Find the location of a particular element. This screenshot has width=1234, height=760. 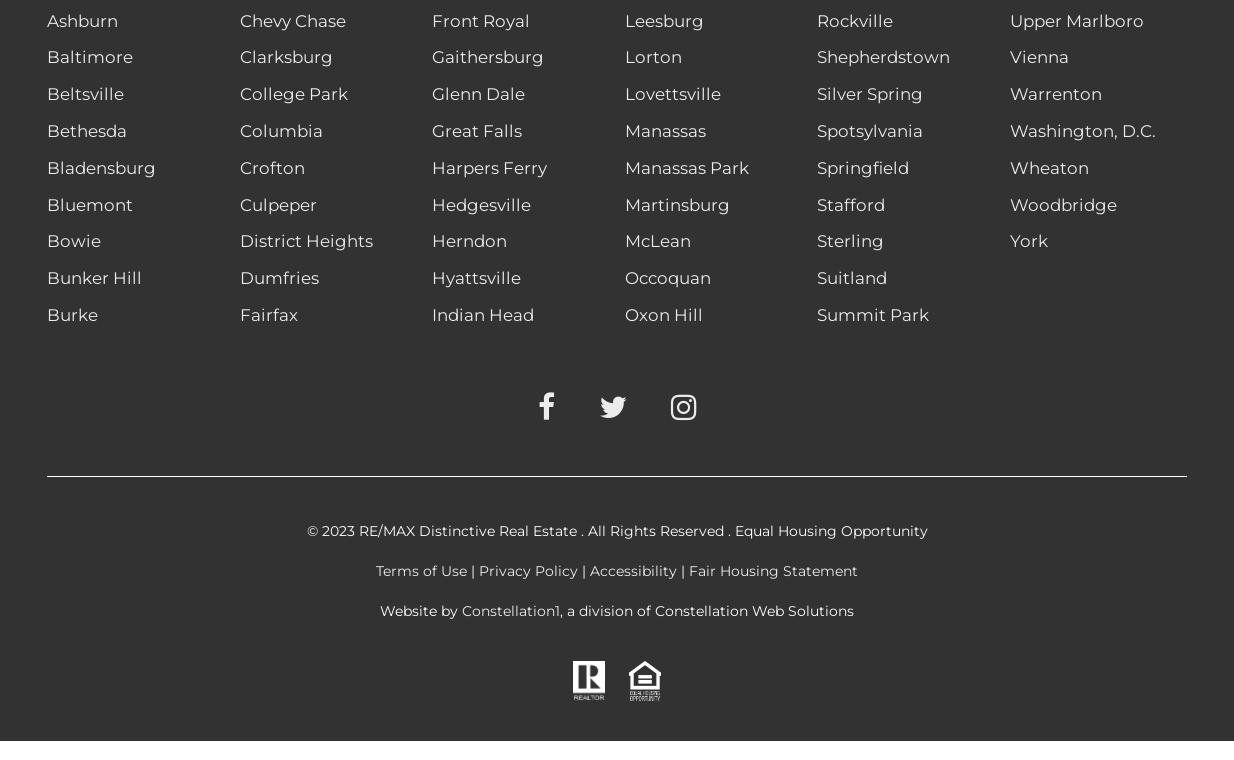

'Hedgesville' is located at coordinates (481, 202).